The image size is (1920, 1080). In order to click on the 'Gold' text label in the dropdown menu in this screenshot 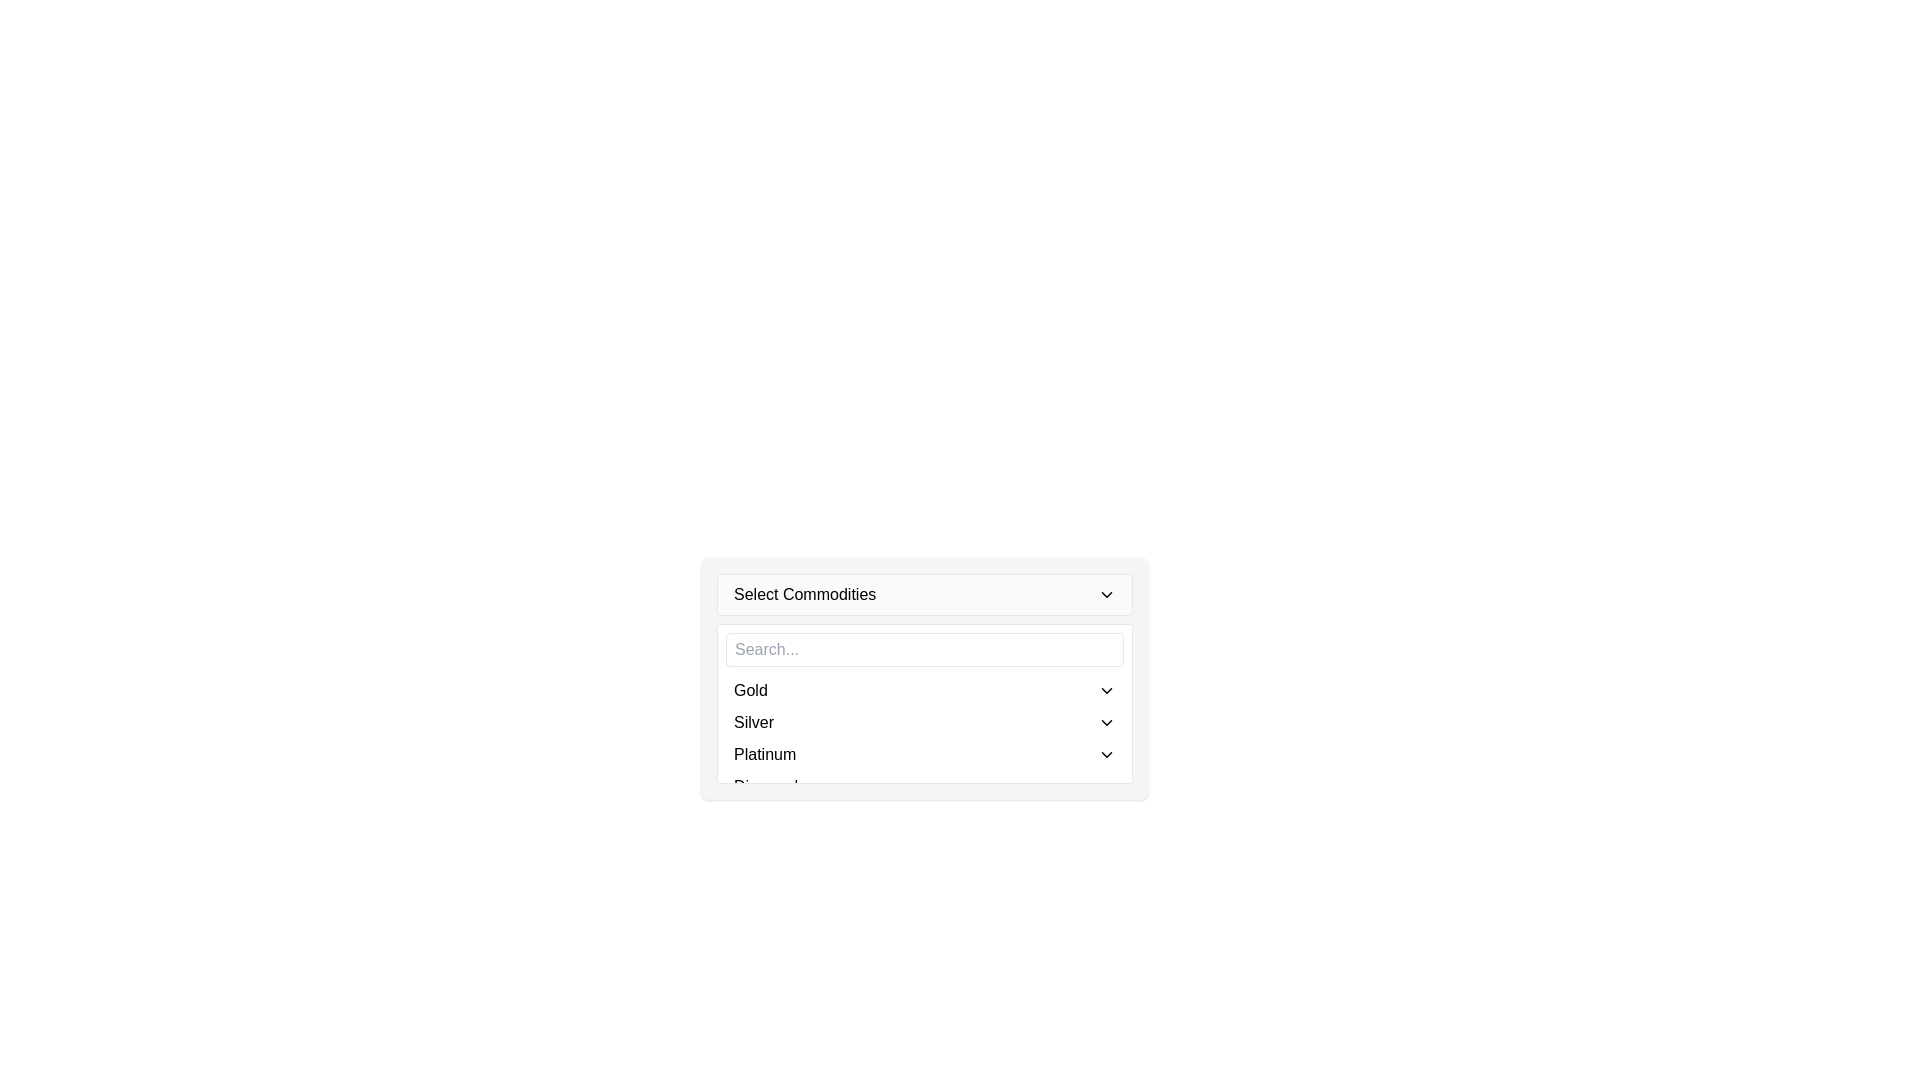, I will do `click(749, 689)`.